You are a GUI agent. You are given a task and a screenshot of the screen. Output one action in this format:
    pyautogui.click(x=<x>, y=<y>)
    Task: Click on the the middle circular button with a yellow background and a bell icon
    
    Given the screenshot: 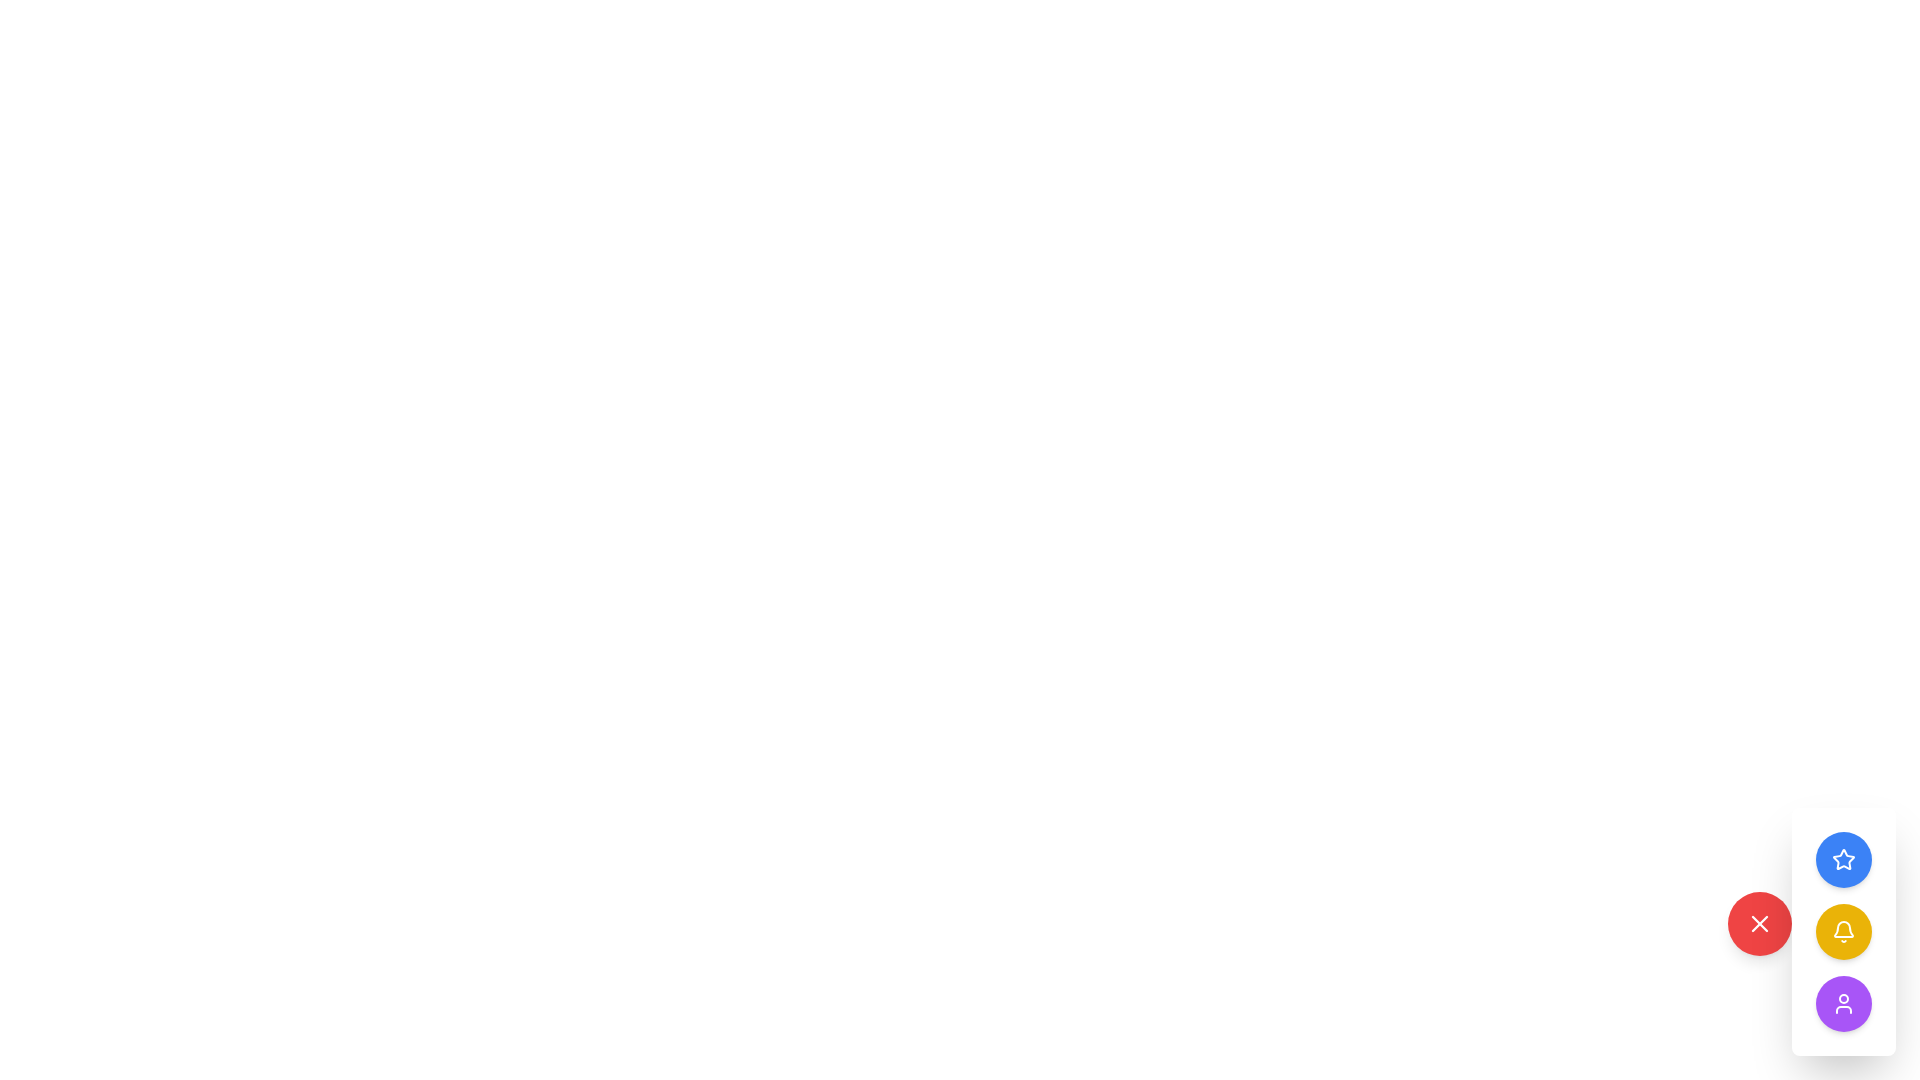 What is the action you would take?
    pyautogui.click(x=1842, y=932)
    